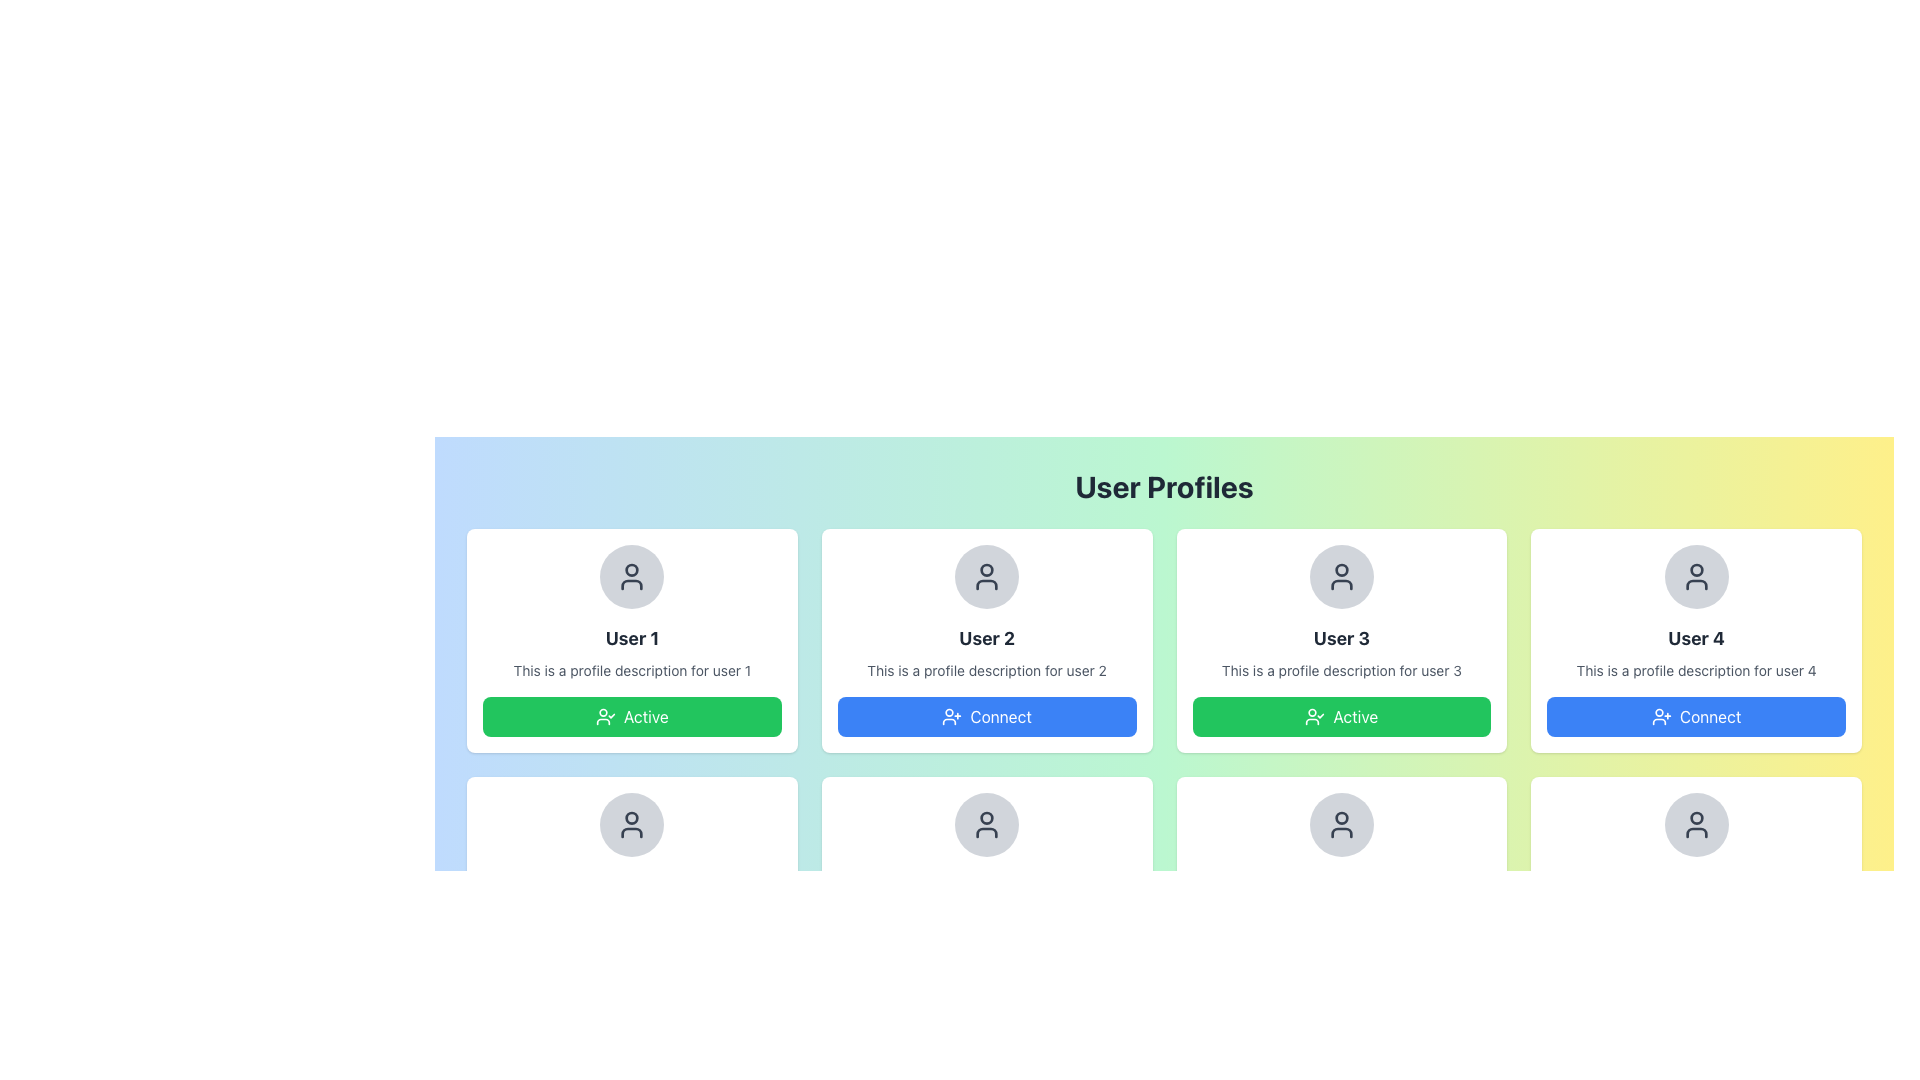  What do you see at coordinates (1661, 716) in the screenshot?
I see `the user icon with a plus symbol located within the blue 'Connect' button on the fourth profile card in the horizontal list of user profiles` at bounding box center [1661, 716].